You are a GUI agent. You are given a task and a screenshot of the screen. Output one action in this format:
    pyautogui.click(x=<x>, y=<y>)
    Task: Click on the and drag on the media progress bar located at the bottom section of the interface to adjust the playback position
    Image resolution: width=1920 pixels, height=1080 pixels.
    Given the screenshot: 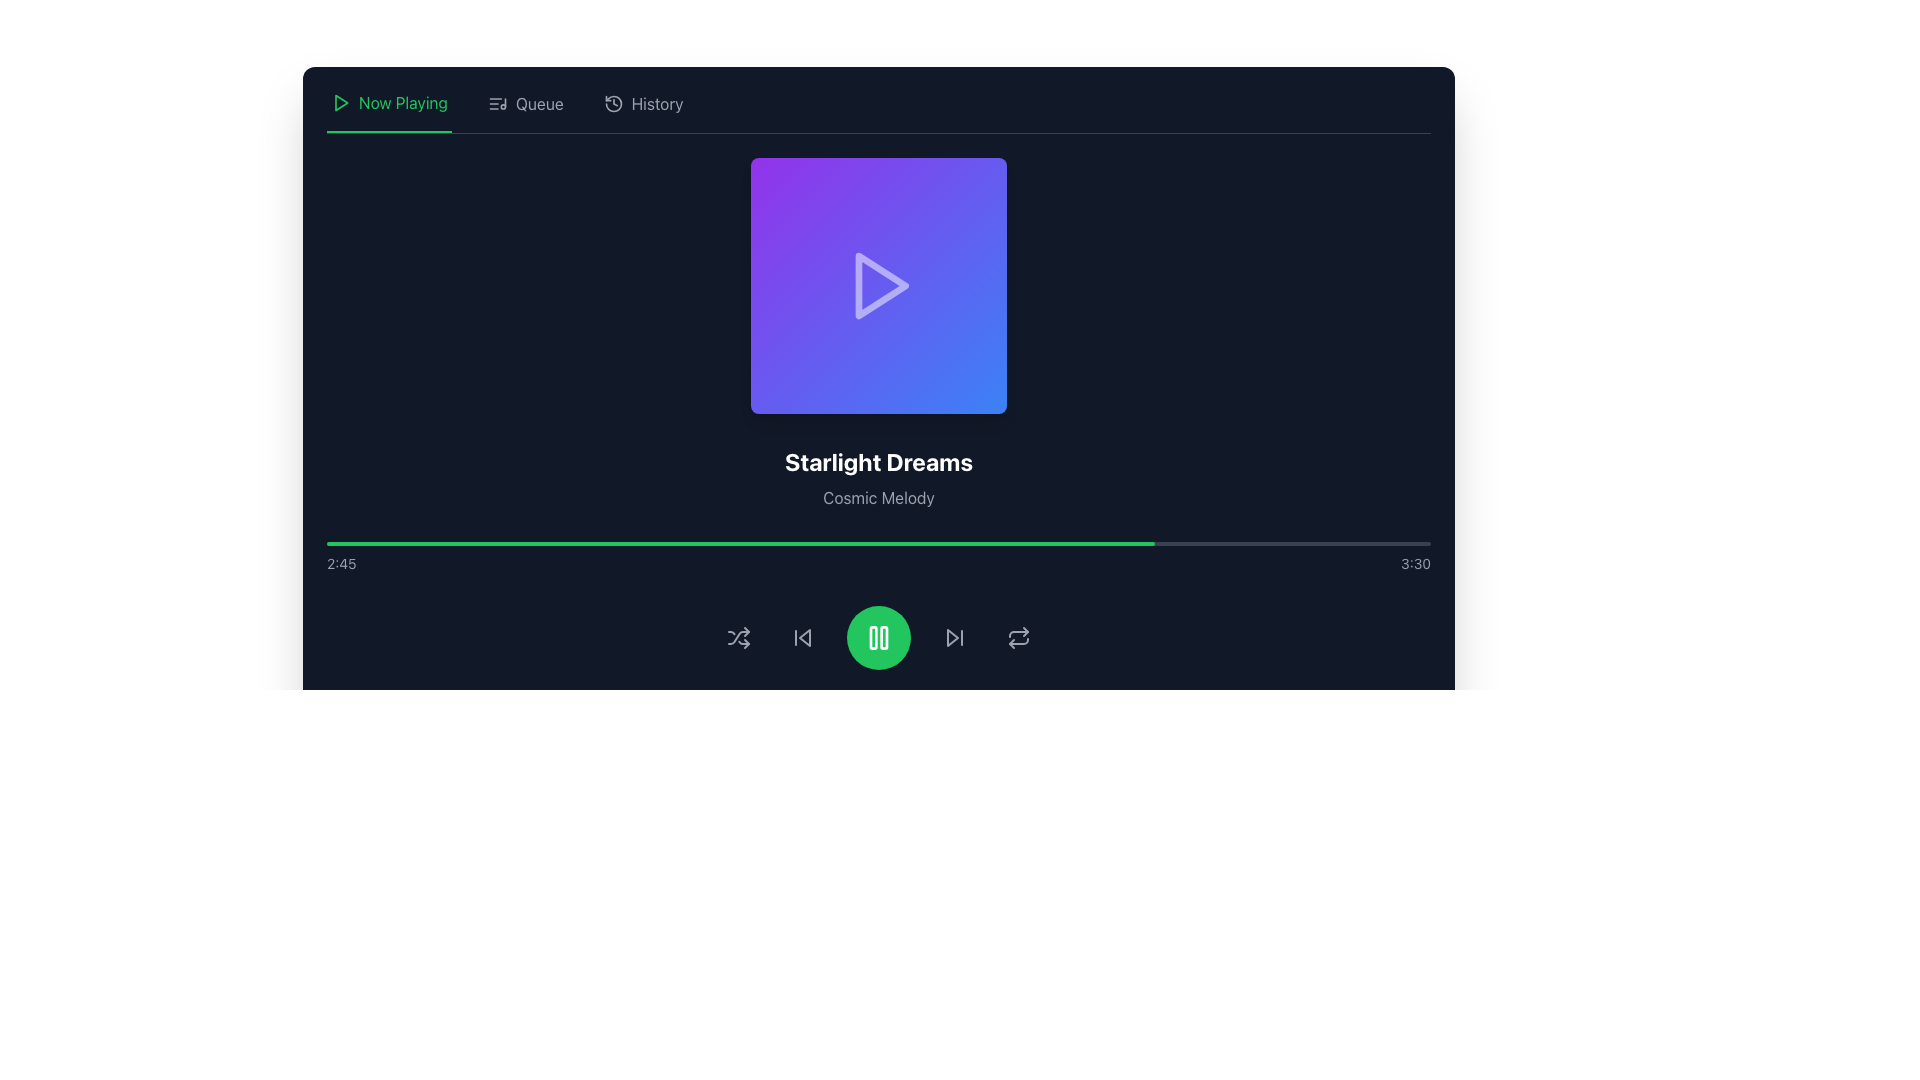 What is the action you would take?
    pyautogui.click(x=878, y=558)
    